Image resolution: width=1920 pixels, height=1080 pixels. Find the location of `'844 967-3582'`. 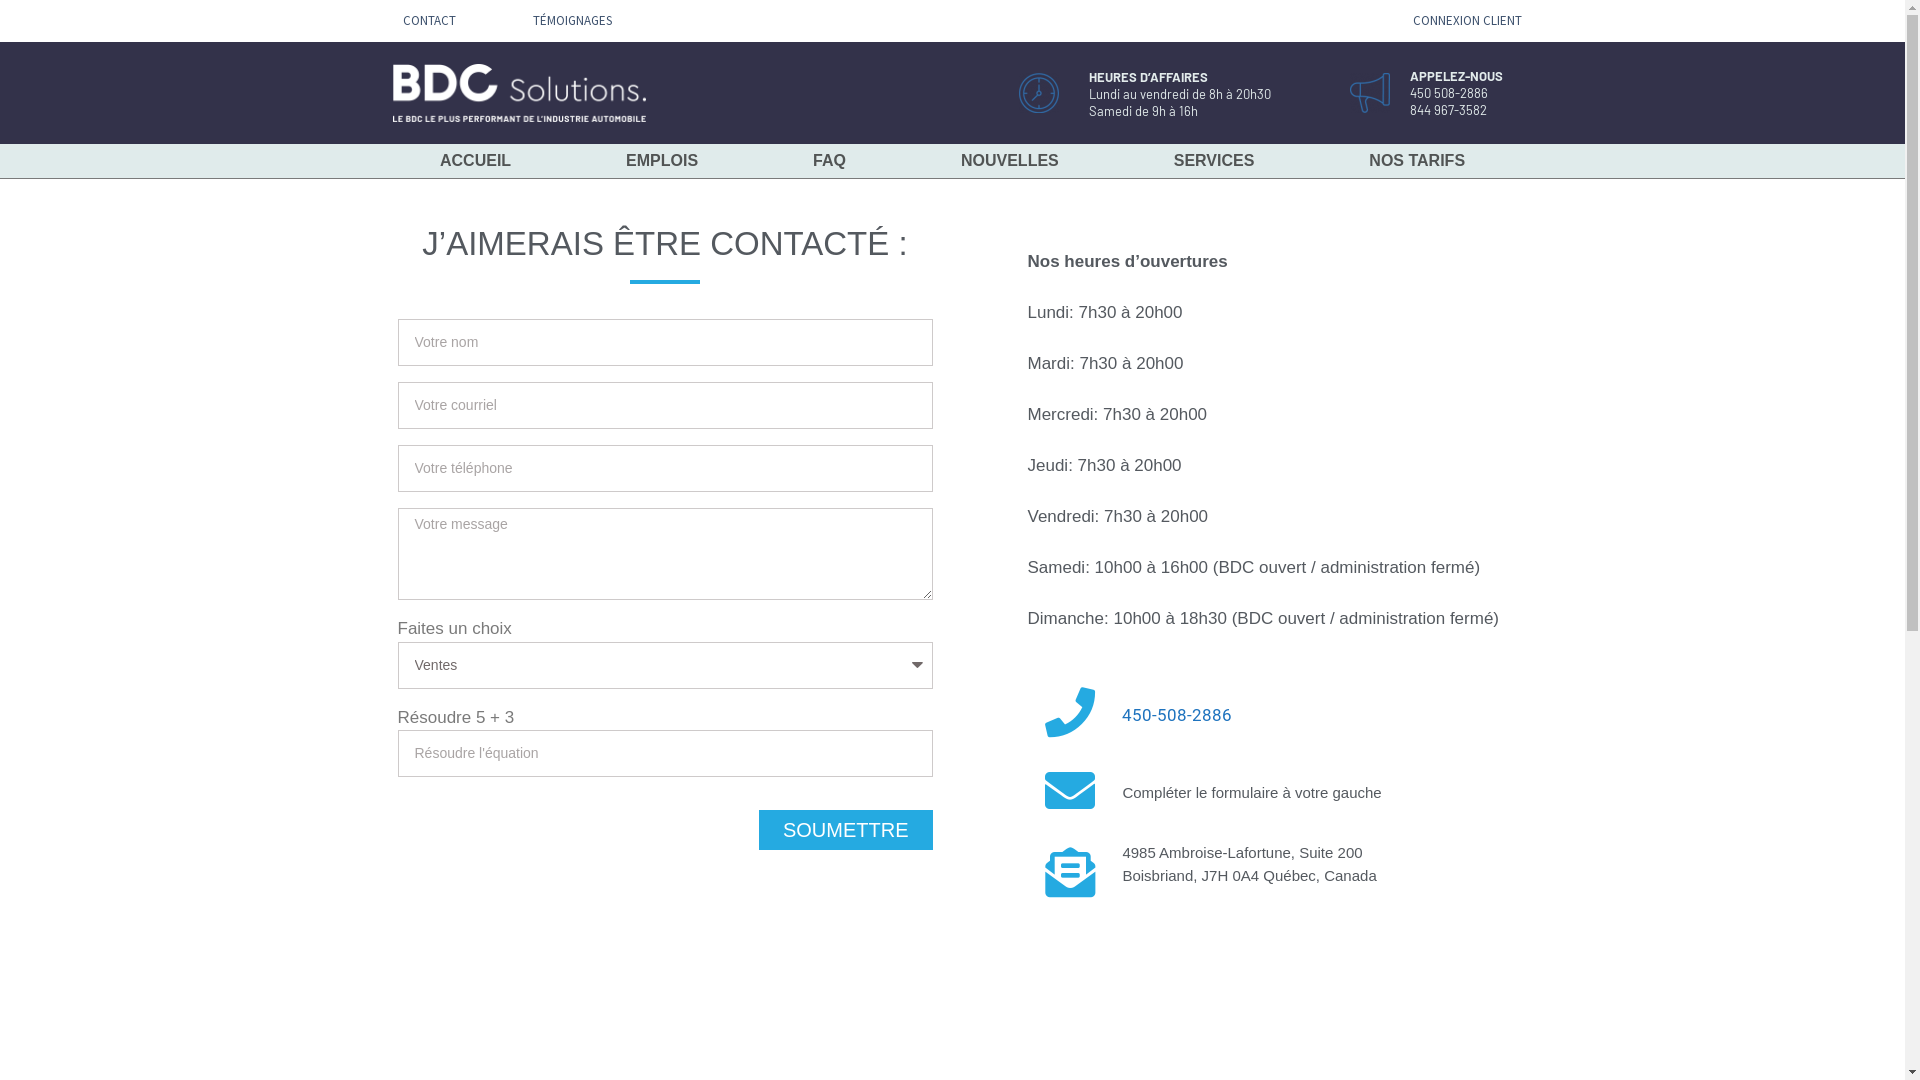

'844 967-3582' is located at coordinates (1448, 110).